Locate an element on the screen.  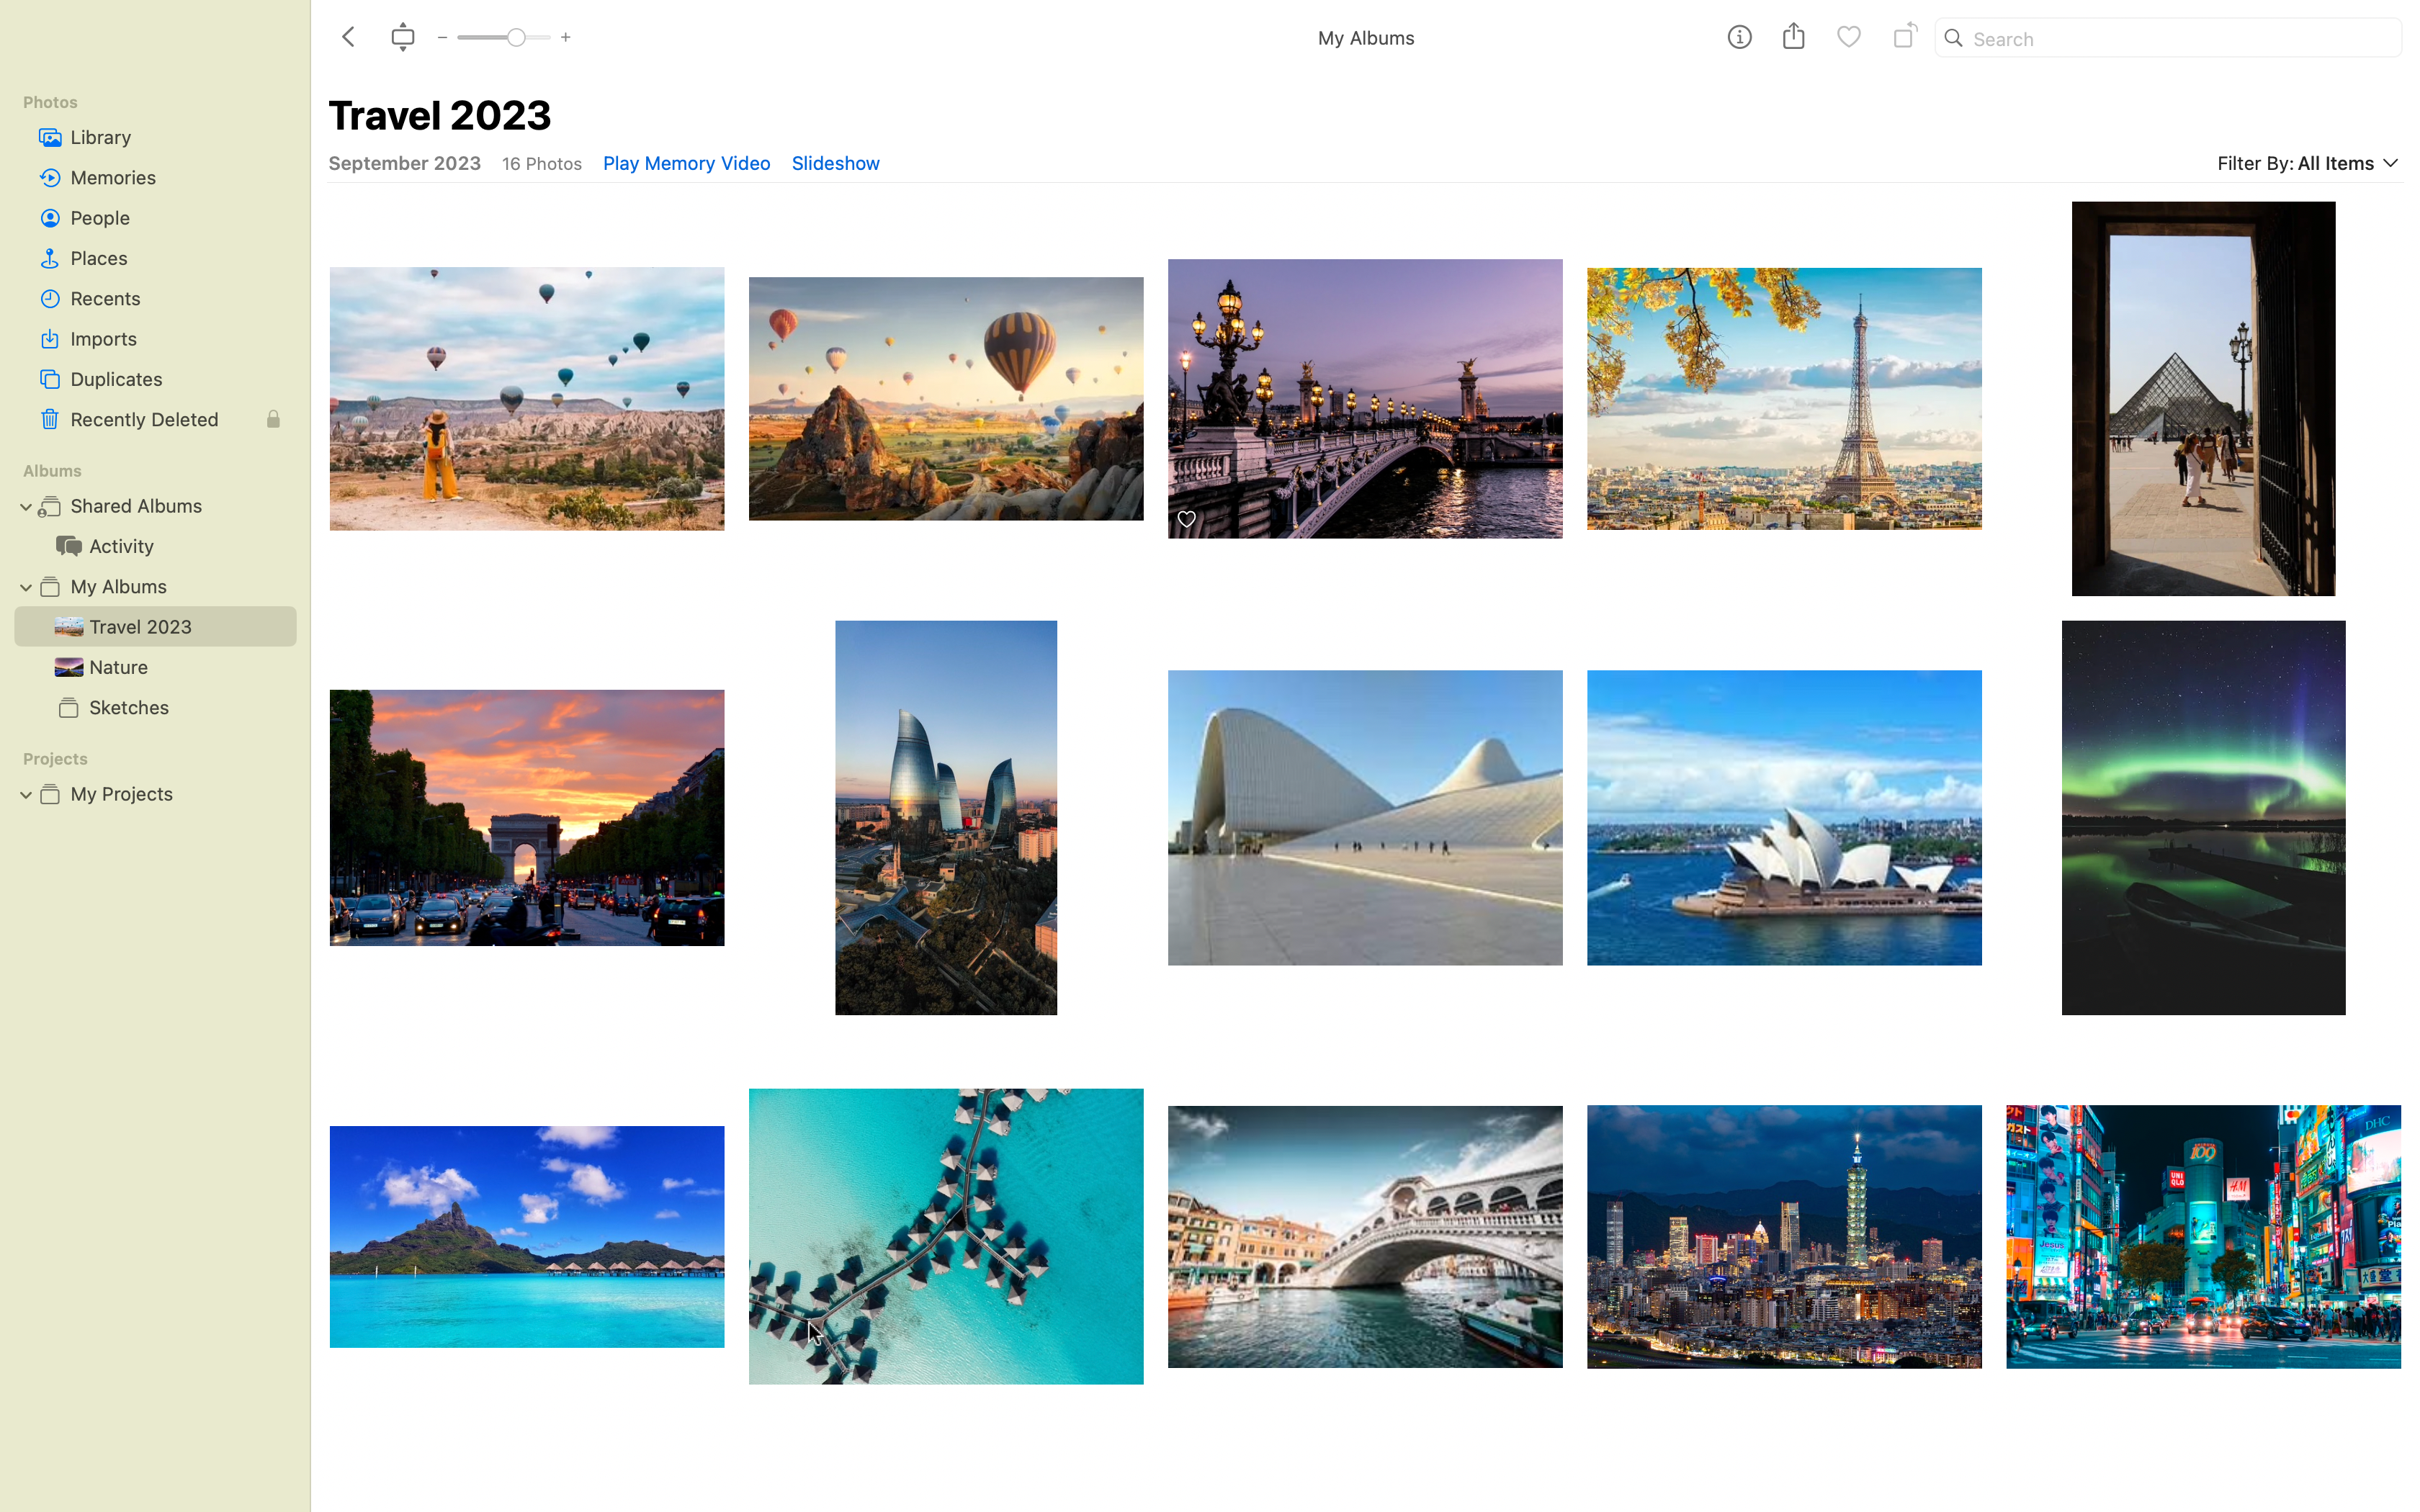
Go to the album "Recents" and enlarge pictures using top bar is located at coordinates (154, 297).